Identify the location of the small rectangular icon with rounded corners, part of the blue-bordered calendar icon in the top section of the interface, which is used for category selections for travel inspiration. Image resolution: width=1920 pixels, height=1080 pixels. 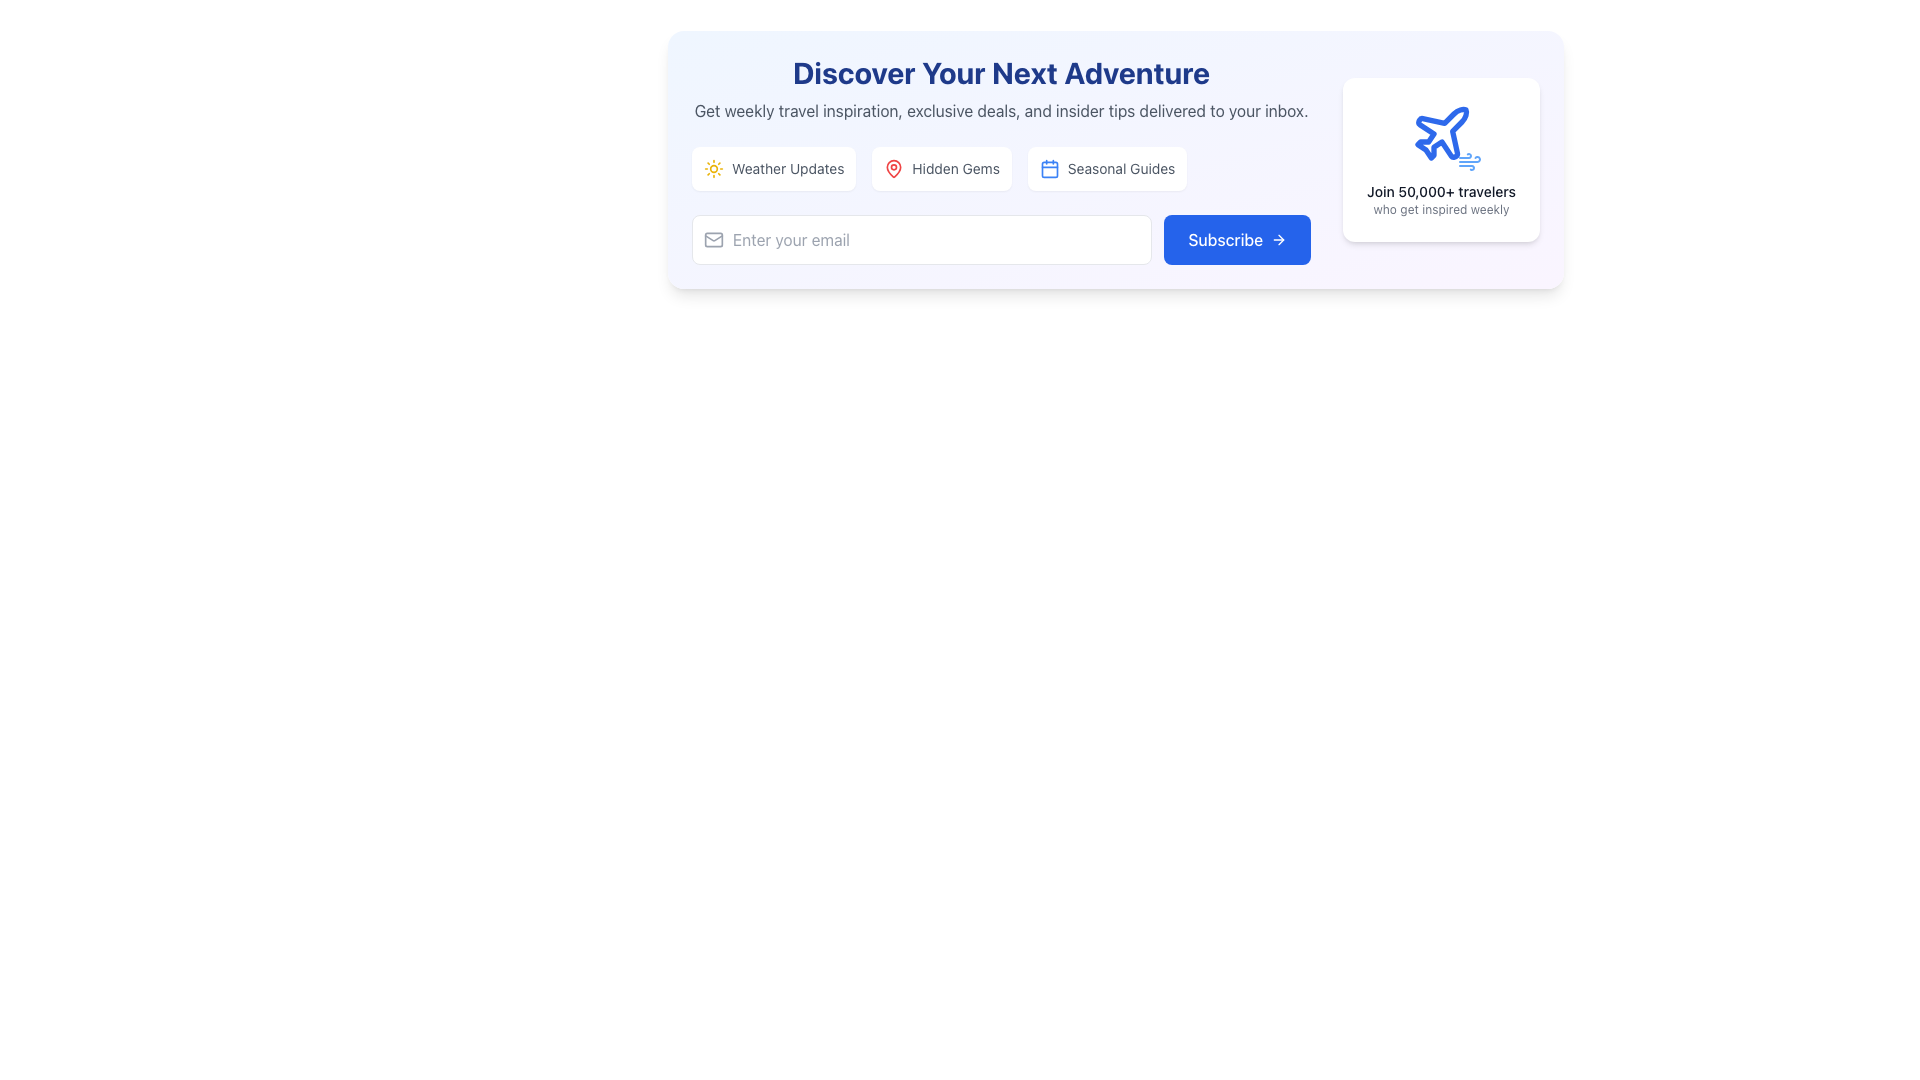
(1048, 168).